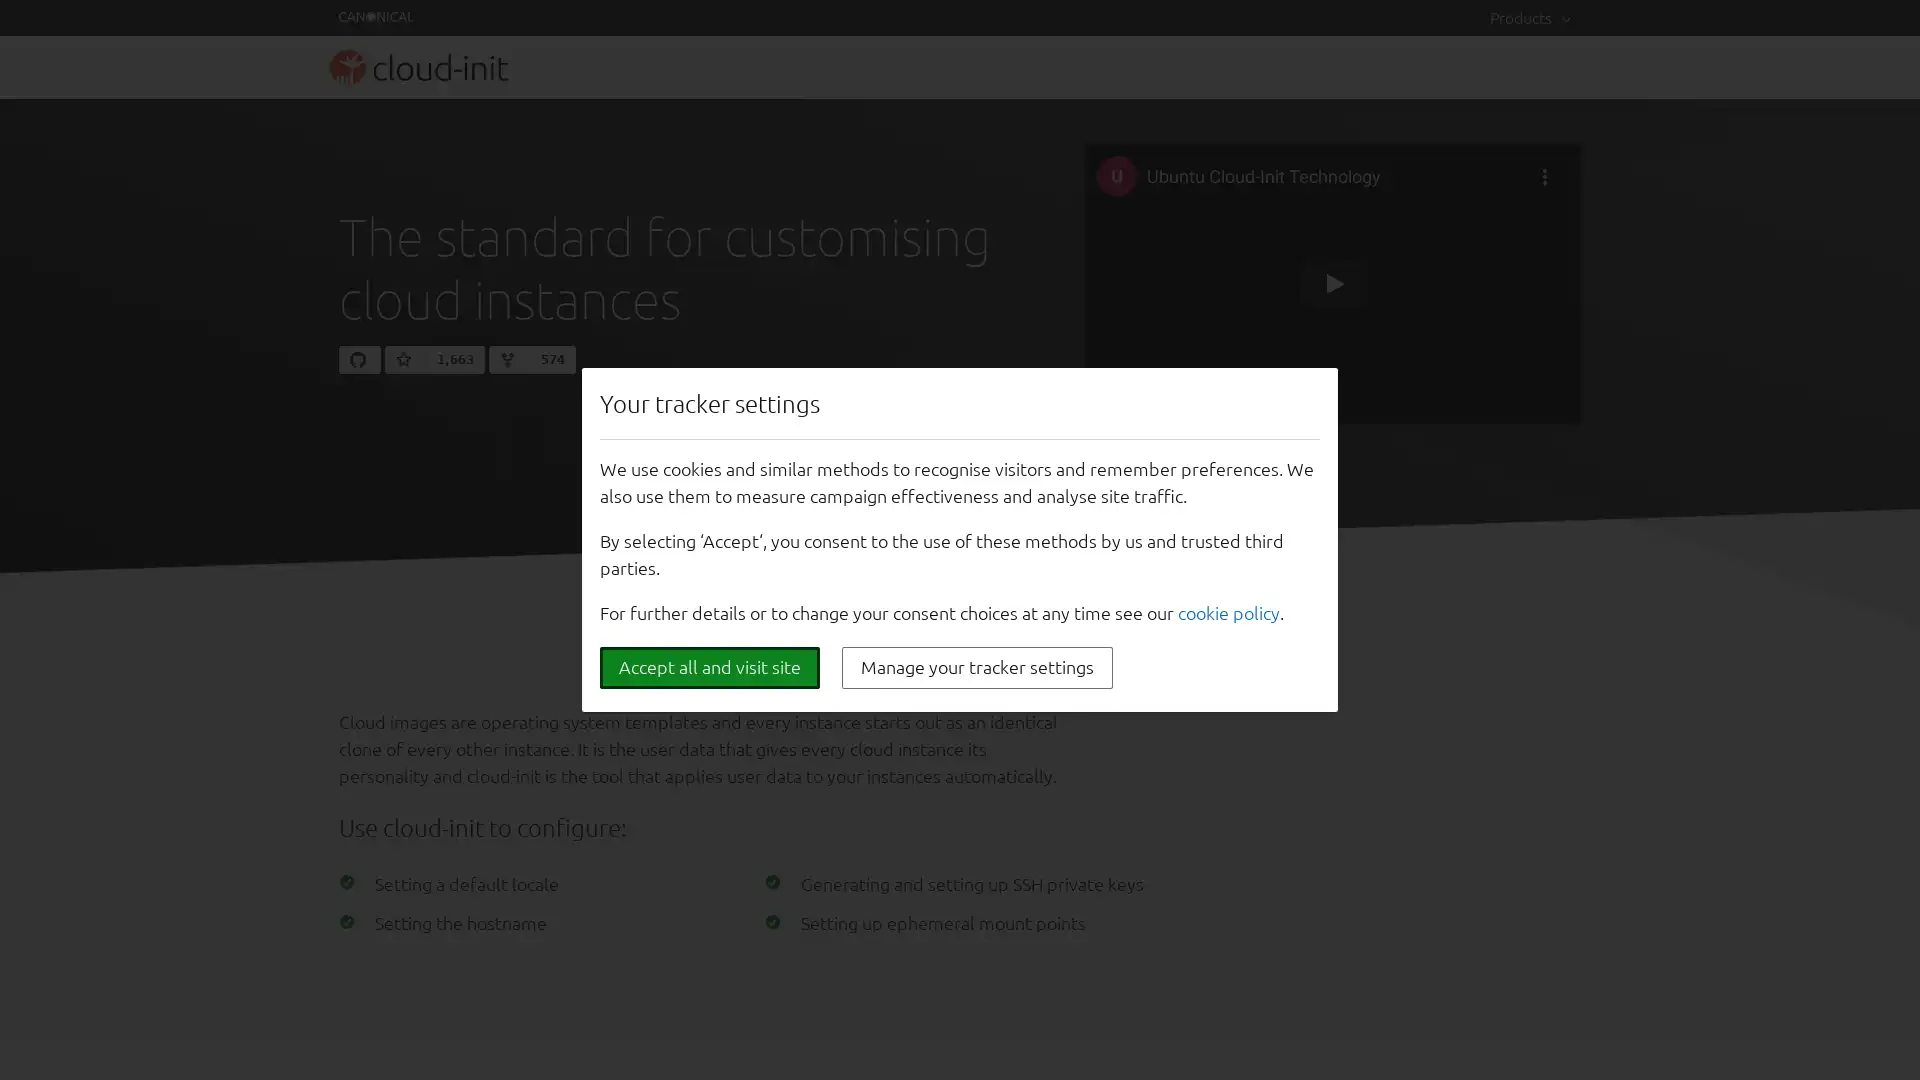 The width and height of the screenshot is (1920, 1080). What do you see at coordinates (710, 667) in the screenshot?
I see `Accept all and visit site` at bounding box center [710, 667].